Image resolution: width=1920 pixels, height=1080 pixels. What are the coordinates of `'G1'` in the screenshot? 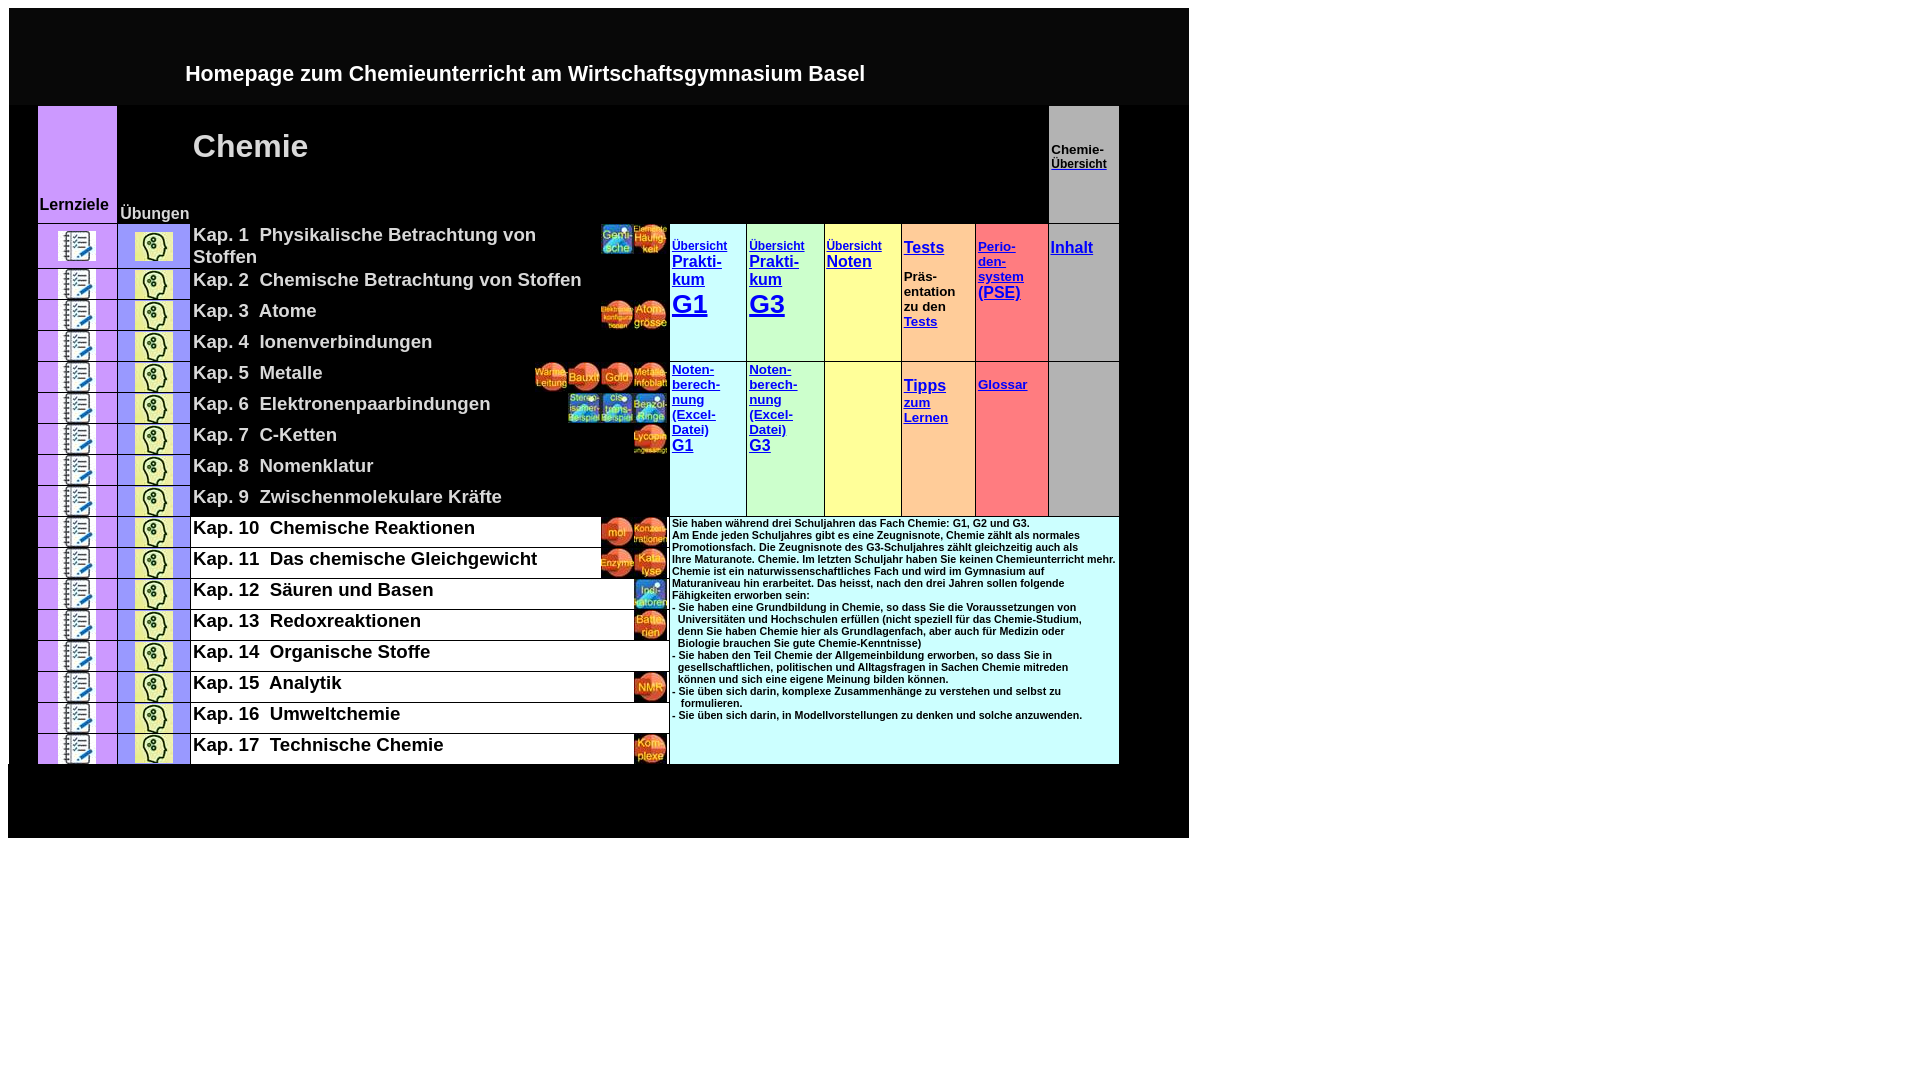 It's located at (682, 444).